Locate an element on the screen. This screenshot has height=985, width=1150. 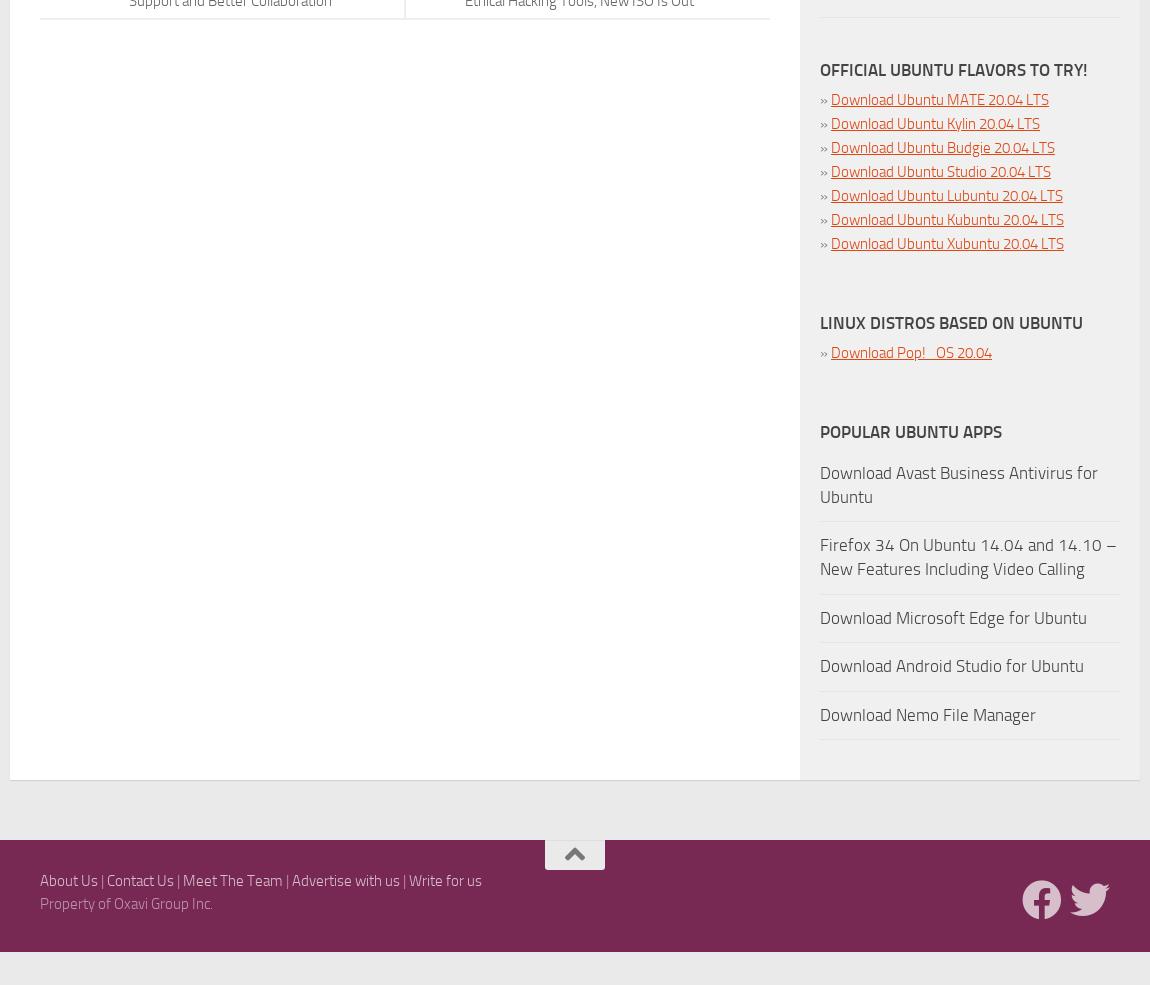
'Official Ubuntu Flavors To Try!' is located at coordinates (954, 69).